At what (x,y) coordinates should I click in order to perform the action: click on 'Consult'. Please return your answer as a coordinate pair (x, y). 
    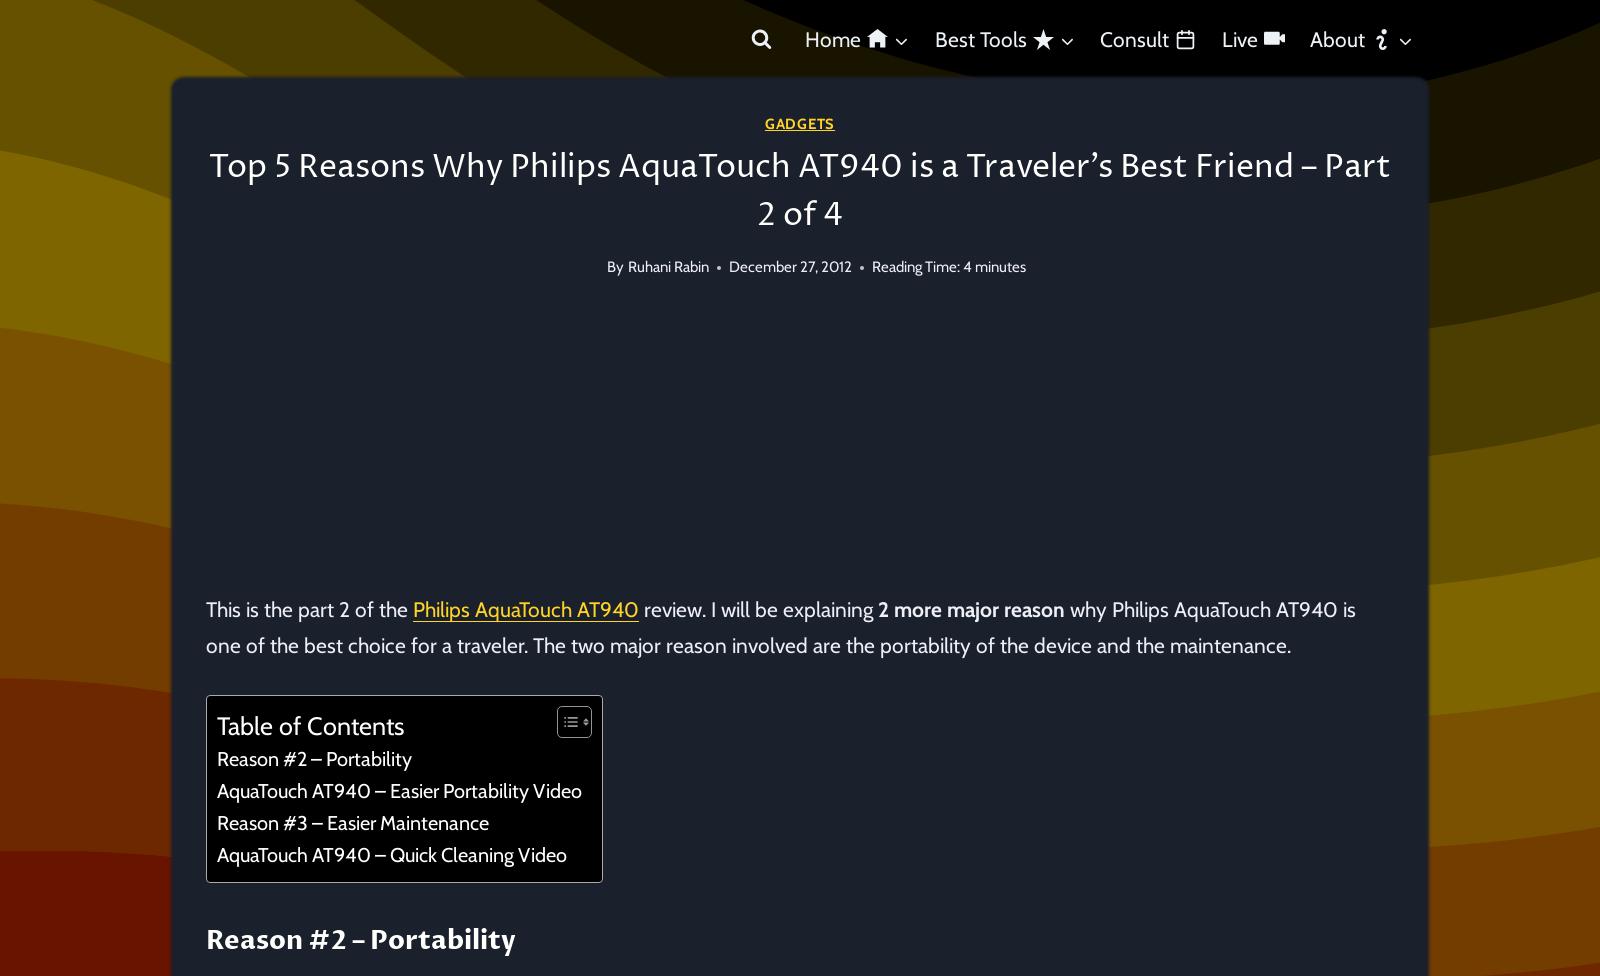
    Looking at the image, I should click on (1134, 39).